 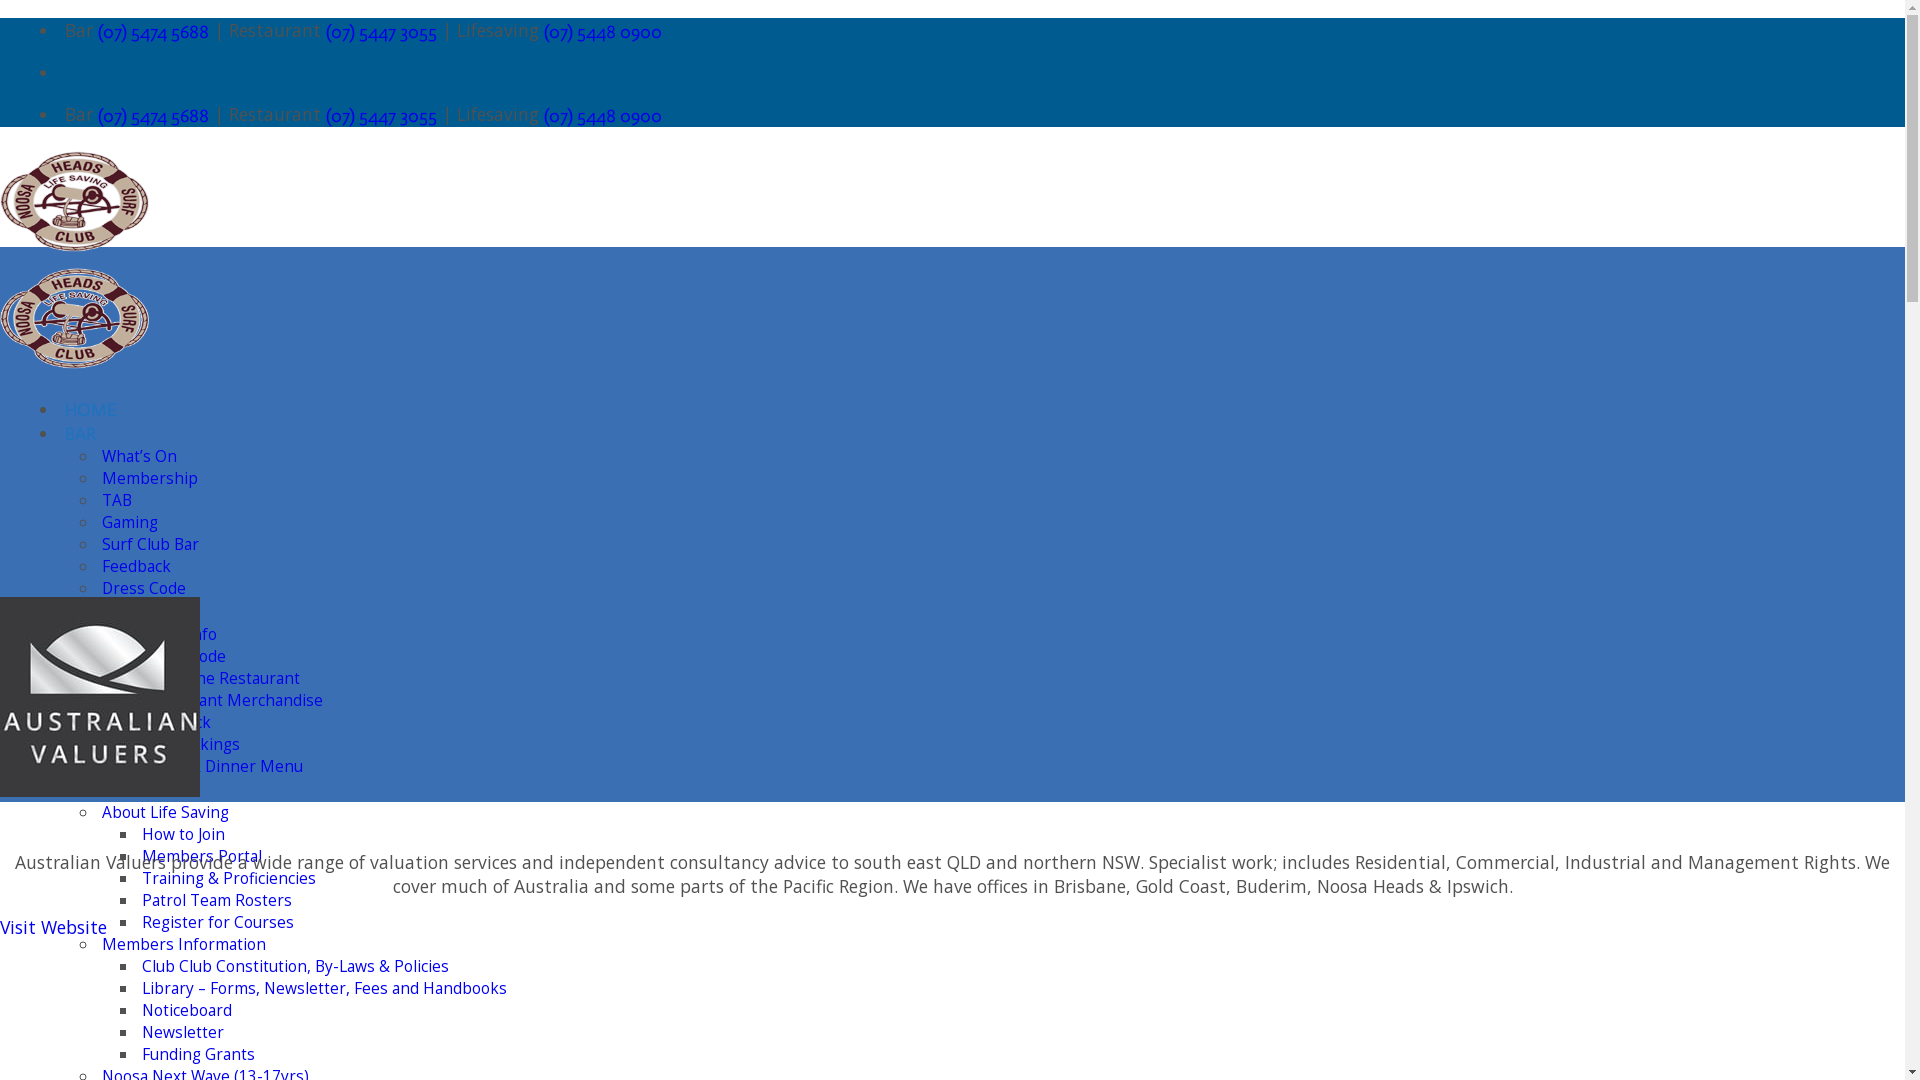 What do you see at coordinates (65, 433) in the screenshot?
I see `'BAR'` at bounding box center [65, 433].